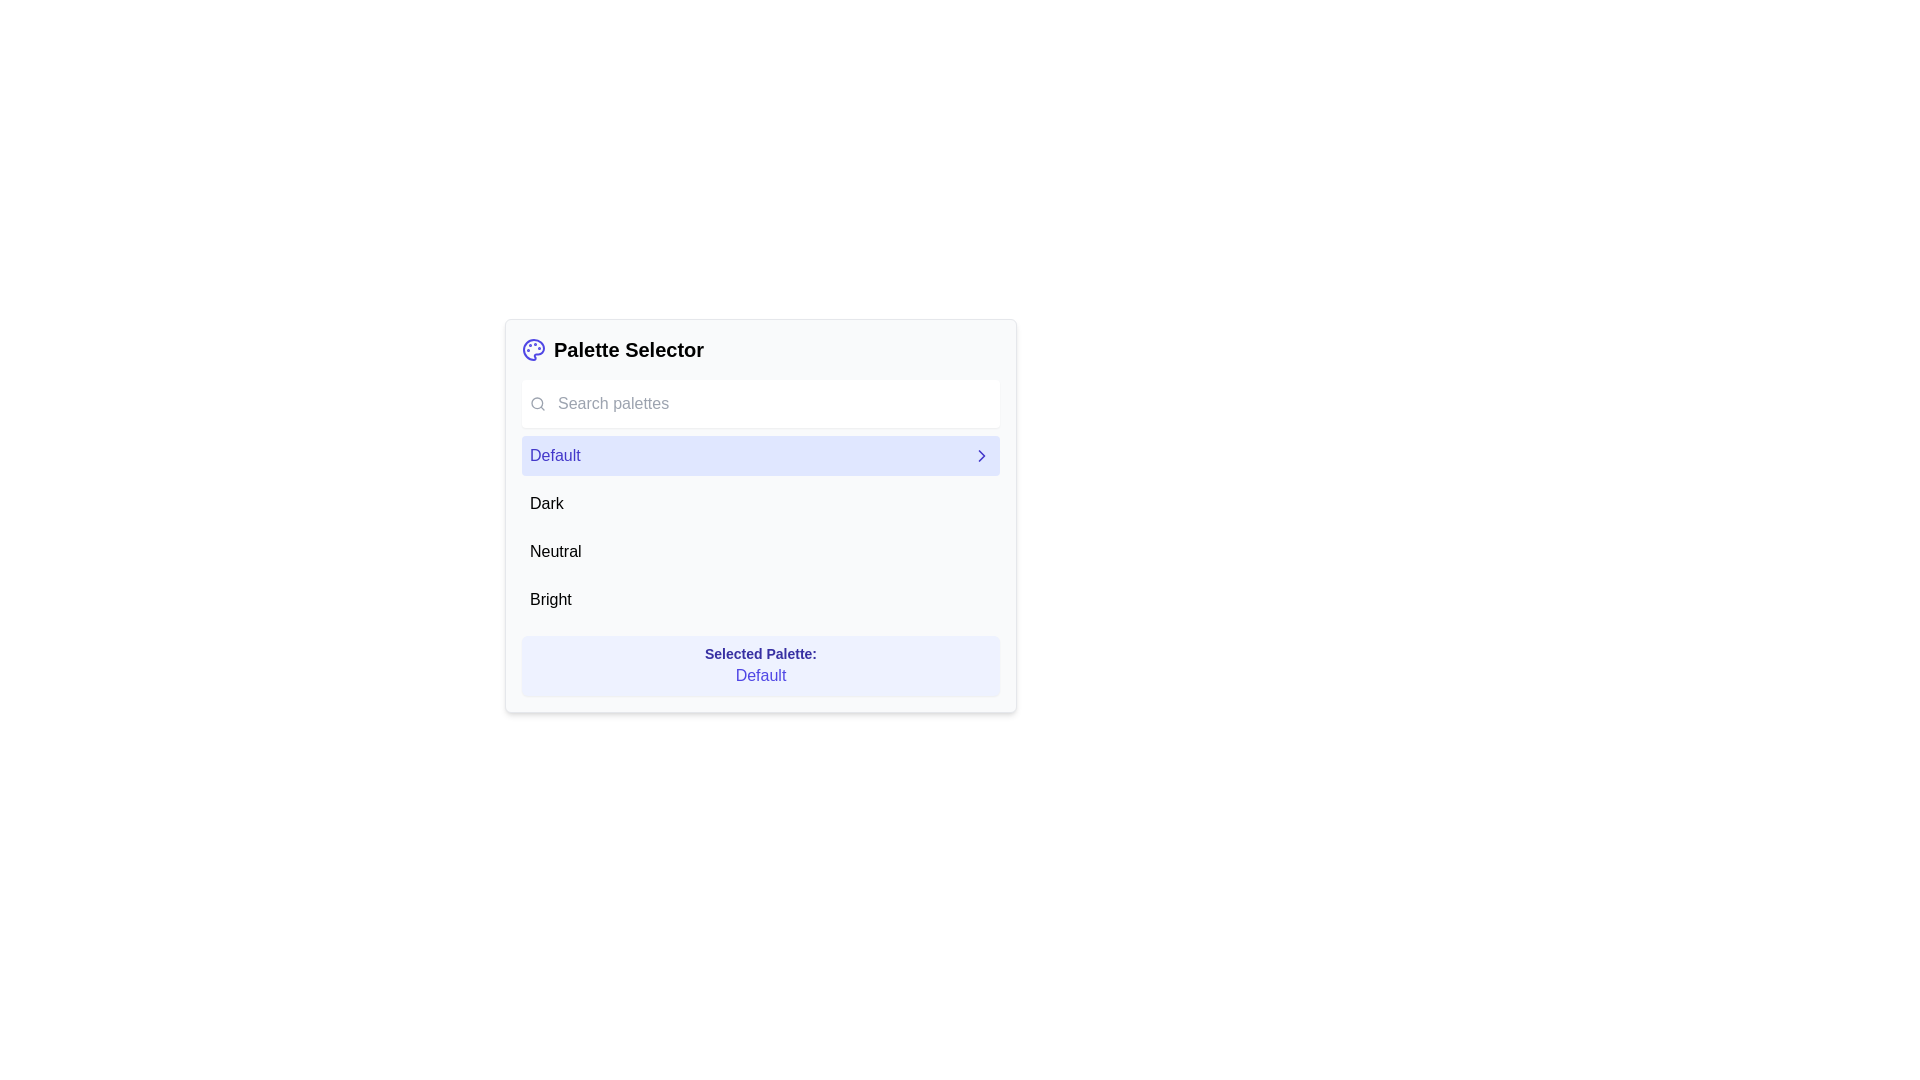 The height and width of the screenshot is (1080, 1920). I want to click on the 'Neutral' button located in the 'Palette Selector' panel, so click(760, 551).